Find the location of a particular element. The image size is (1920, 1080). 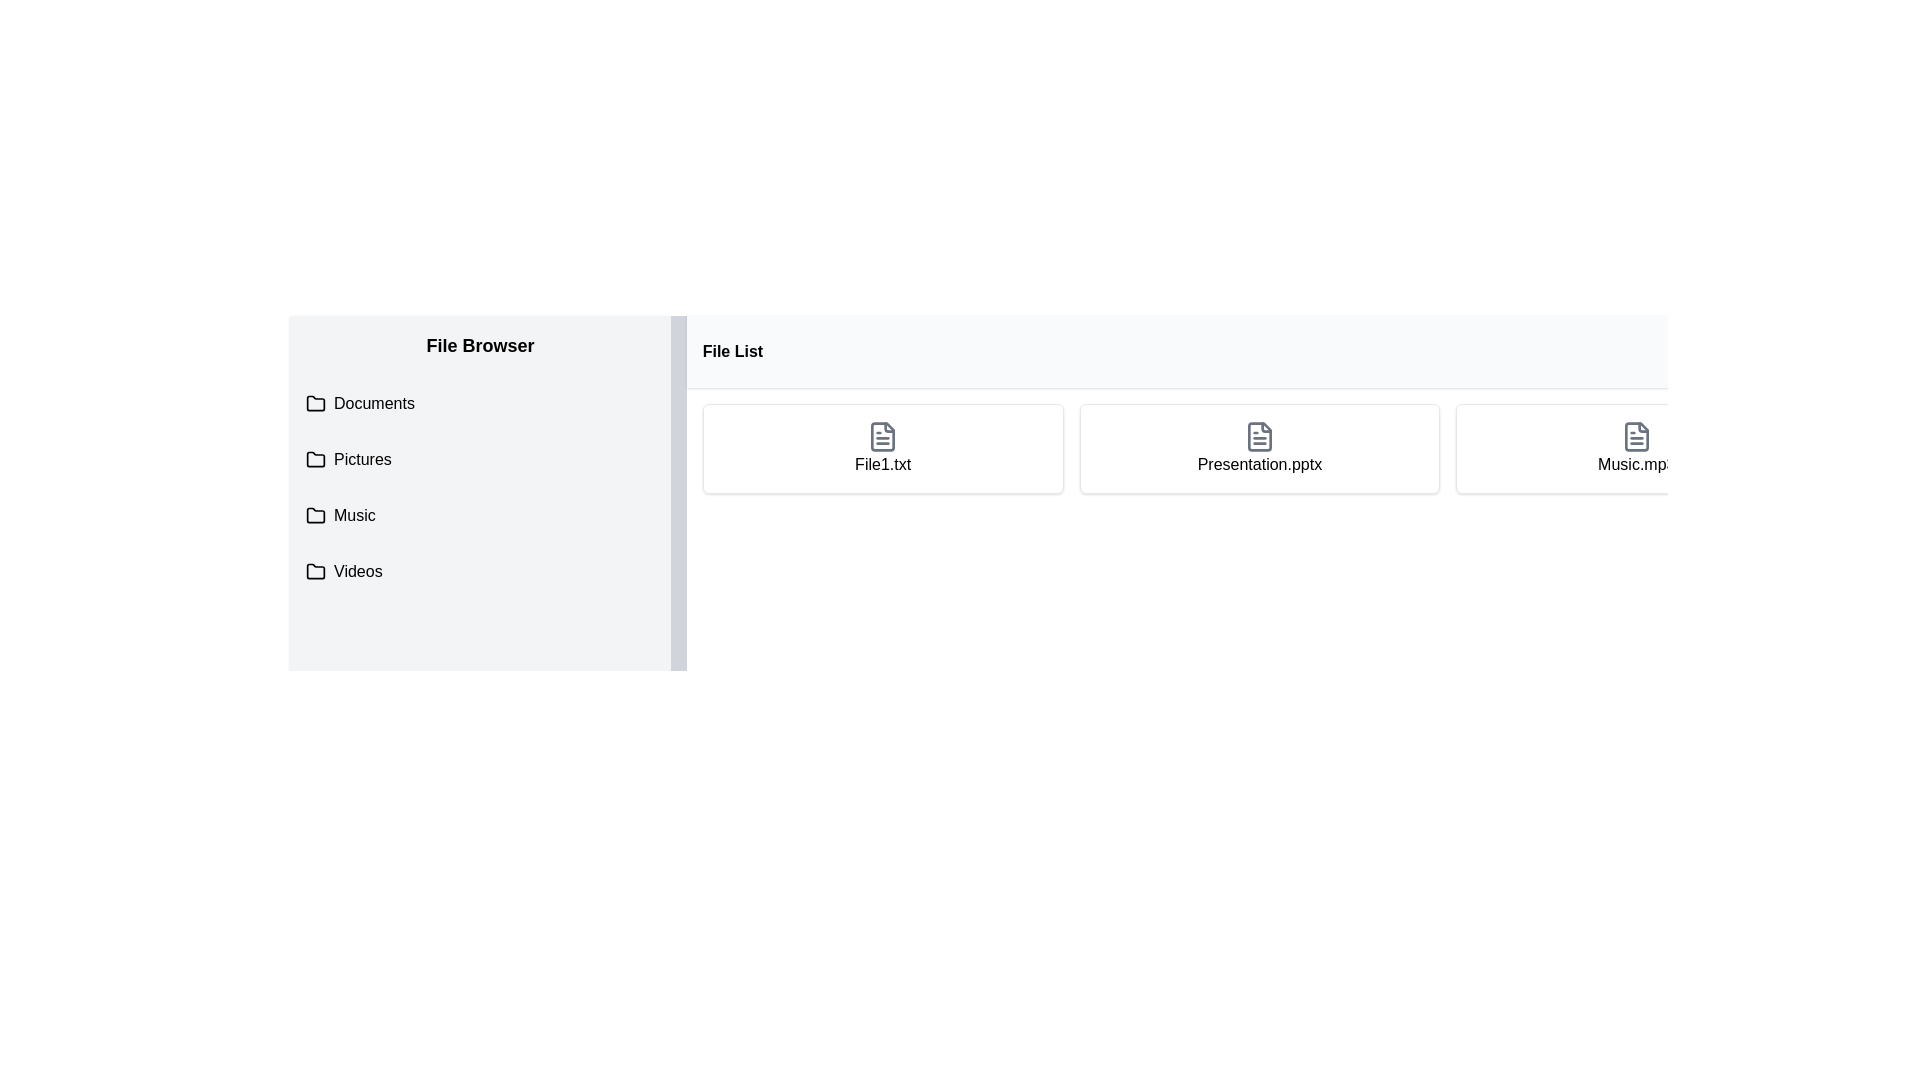

the text label displaying 'Music.mp3' located below the file icon in the third file box of the 'File List' section is located at coordinates (1636, 465).